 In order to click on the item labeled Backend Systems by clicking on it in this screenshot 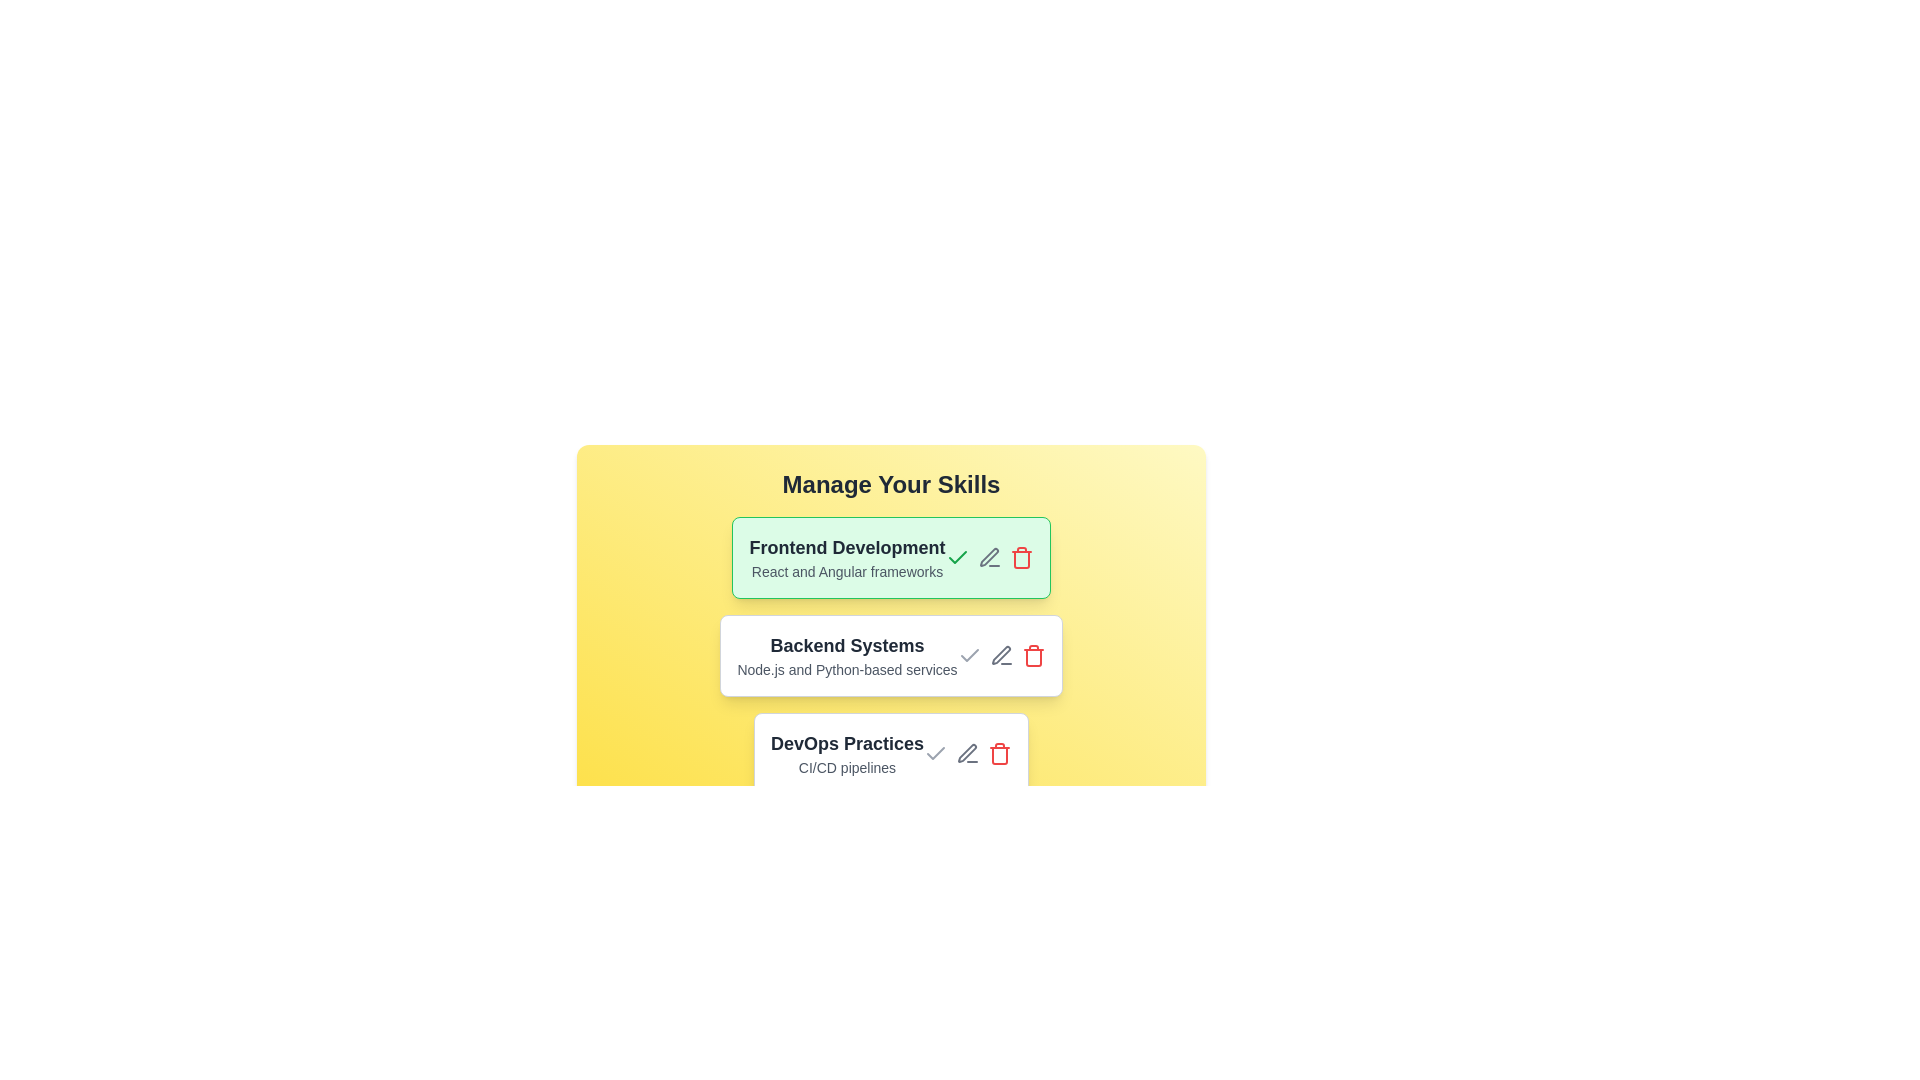, I will do `click(890, 655)`.